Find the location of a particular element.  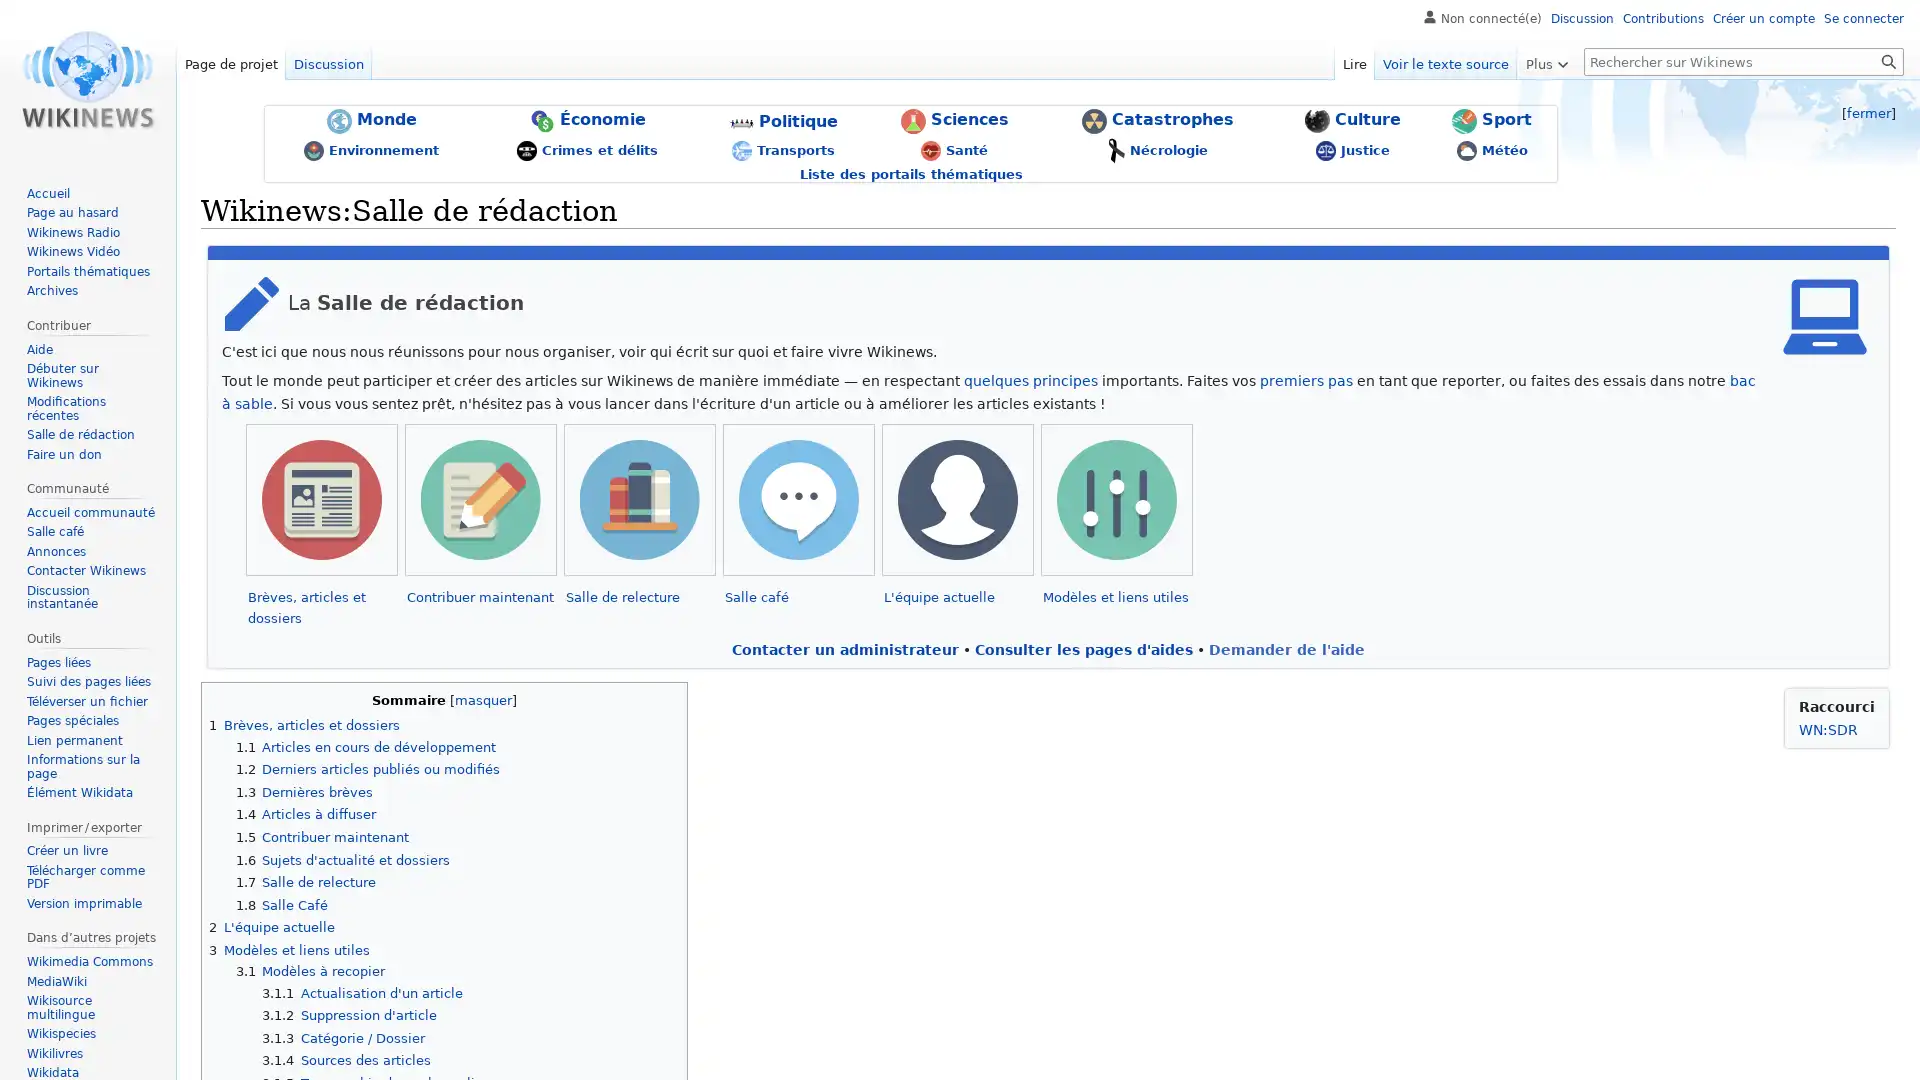

Rechercher is located at coordinates (1888, 60).